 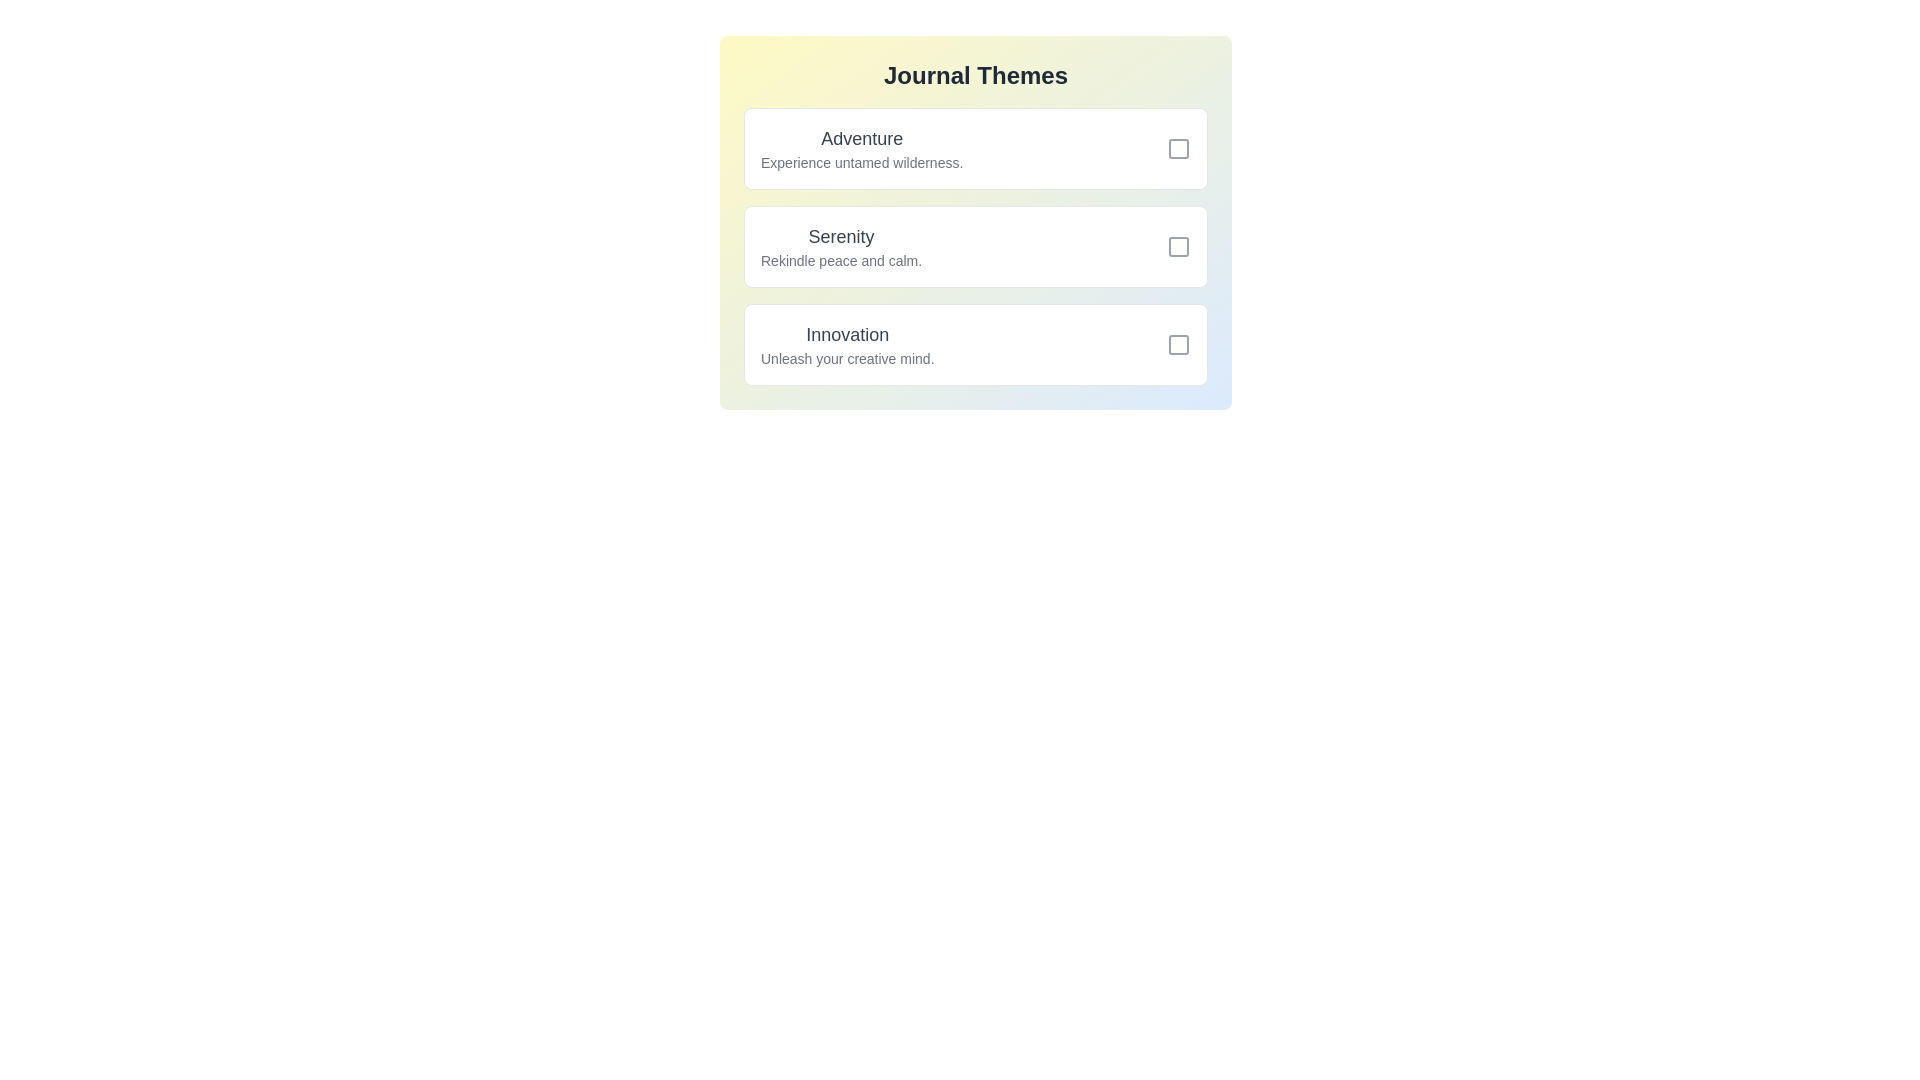 I want to click on the checkbox icon adjacent to the text 'Rekindle peace and calm' to trigger a tooltip or highlight effect, so click(x=1179, y=245).